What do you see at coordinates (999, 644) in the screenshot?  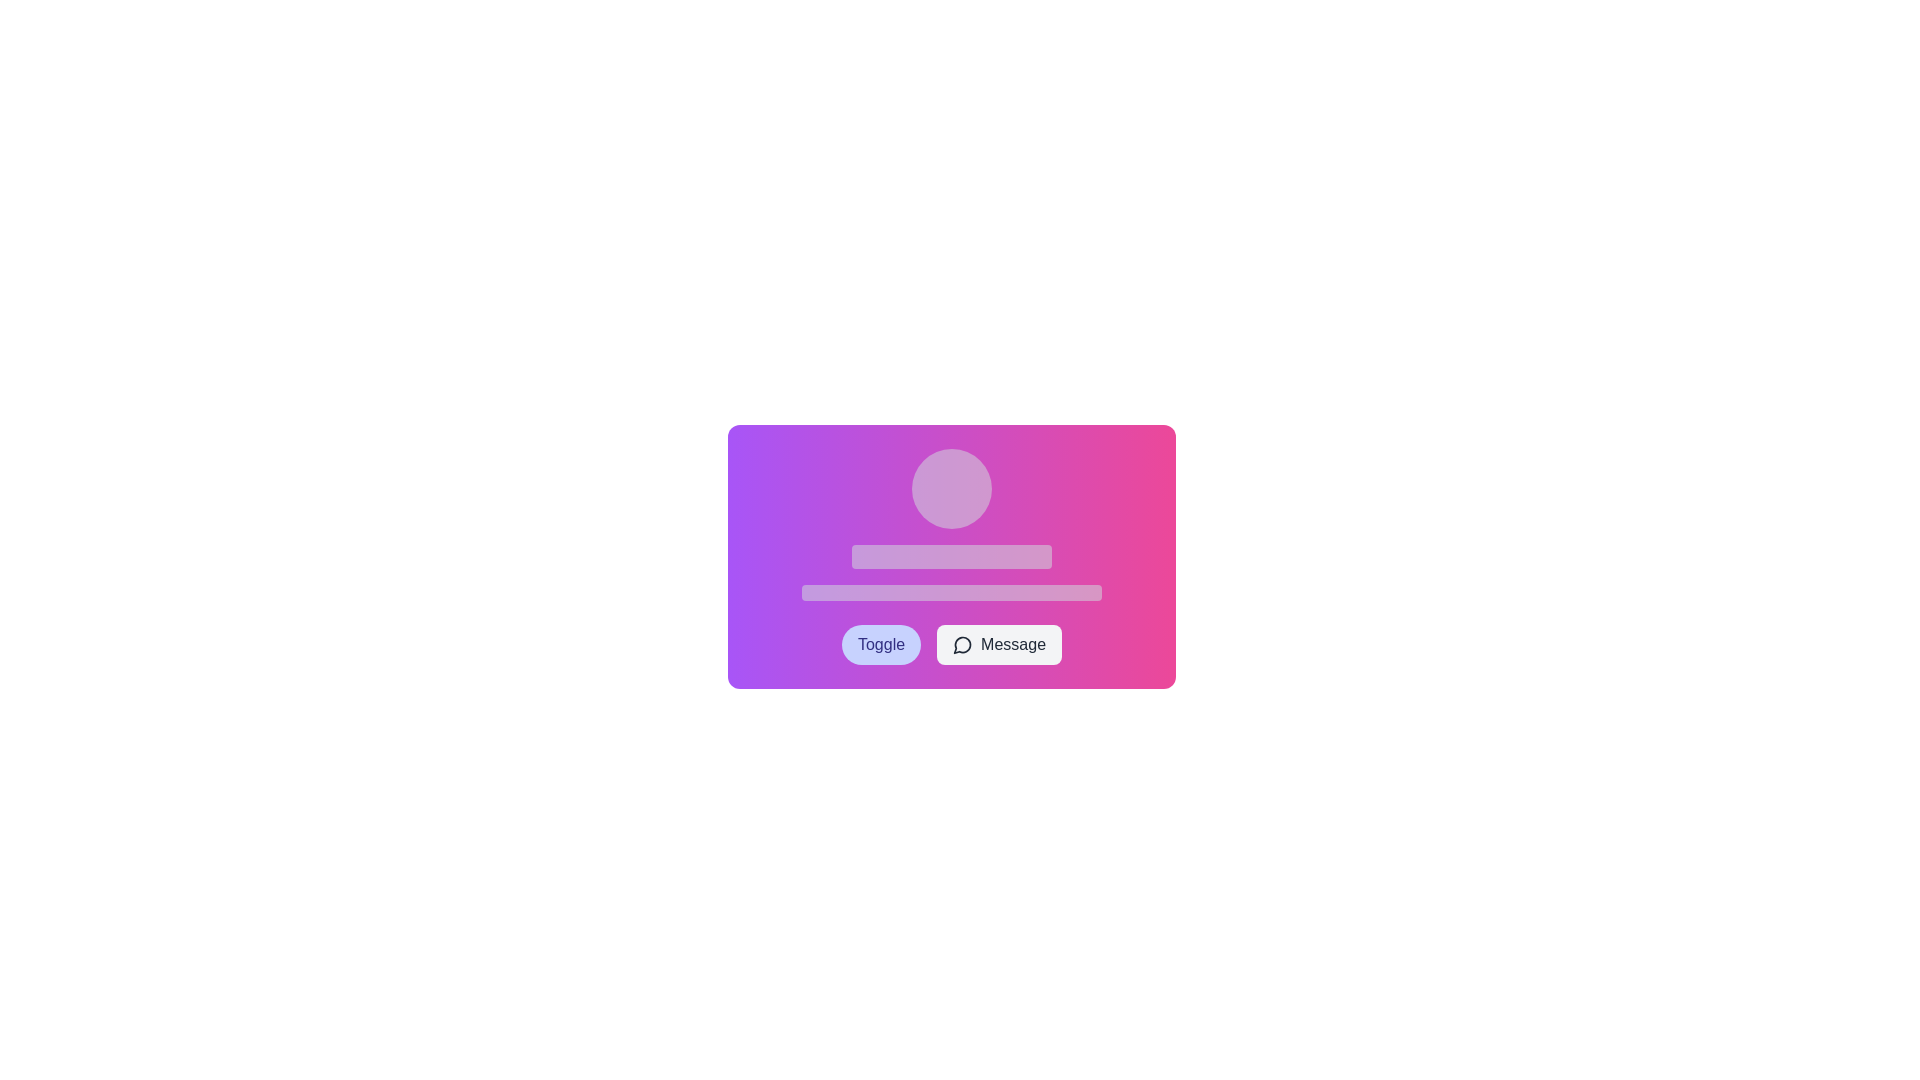 I see `the 'Message' button, which features a rounded rectangular shape with a light gray background and a speech bubble icon` at bounding box center [999, 644].